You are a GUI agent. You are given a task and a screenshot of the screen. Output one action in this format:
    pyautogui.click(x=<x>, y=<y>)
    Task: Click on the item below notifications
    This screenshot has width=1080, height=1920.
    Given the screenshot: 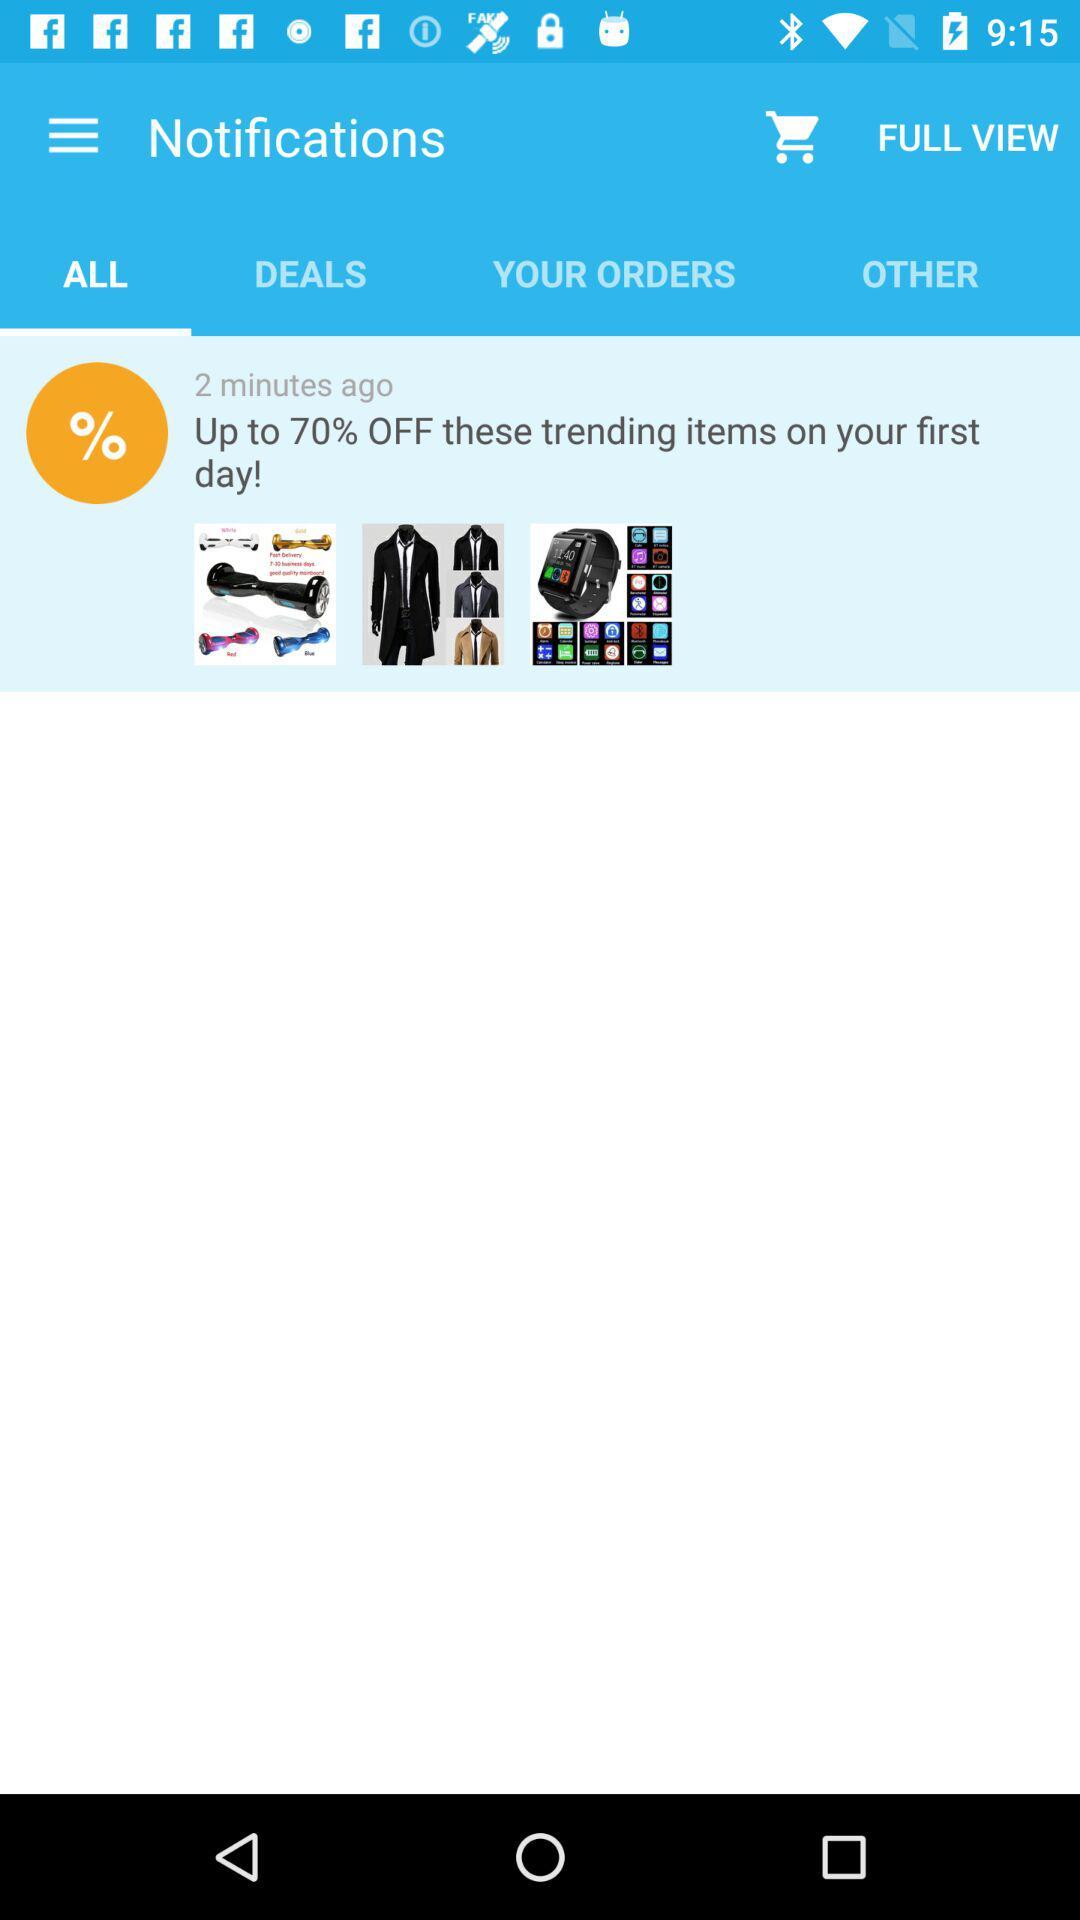 What is the action you would take?
    pyautogui.click(x=95, y=272)
    